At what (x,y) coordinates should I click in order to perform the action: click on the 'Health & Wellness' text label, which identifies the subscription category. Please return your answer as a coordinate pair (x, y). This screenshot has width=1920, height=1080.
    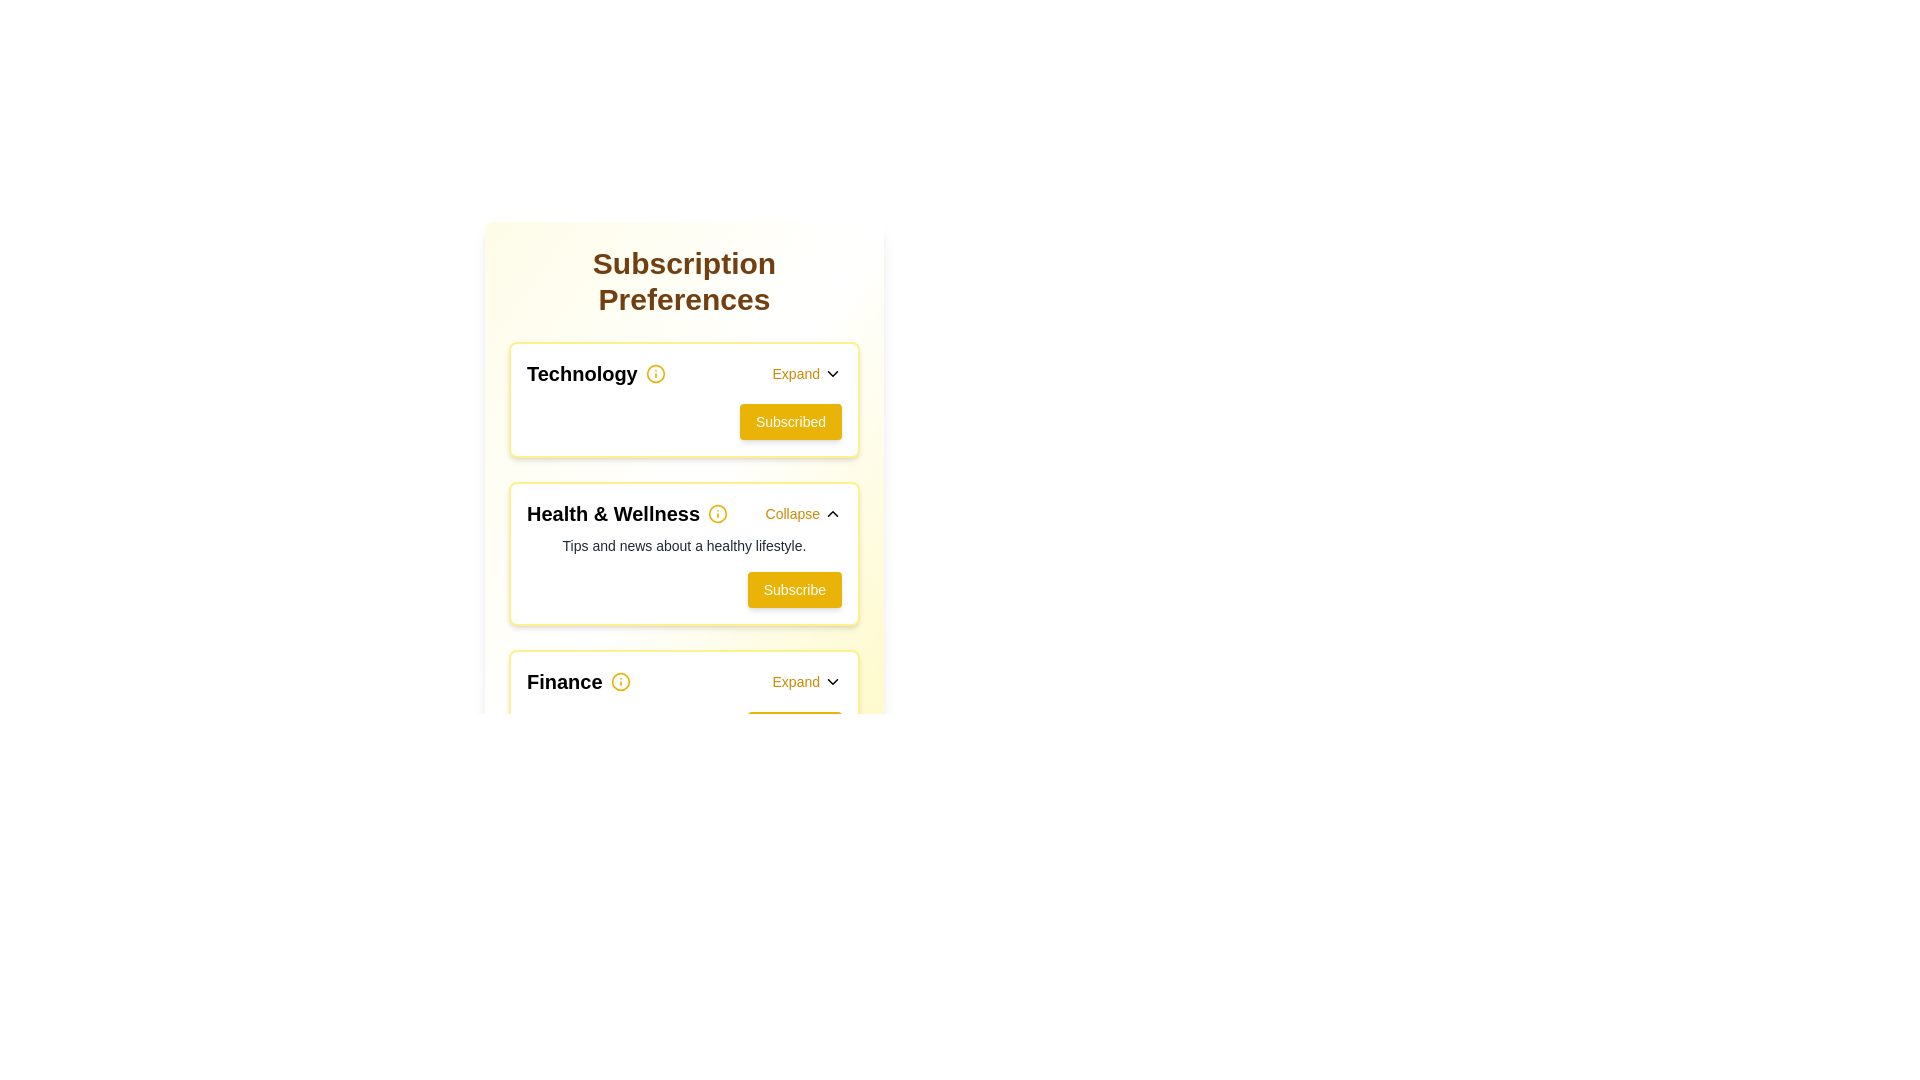
    Looking at the image, I should click on (612, 512).